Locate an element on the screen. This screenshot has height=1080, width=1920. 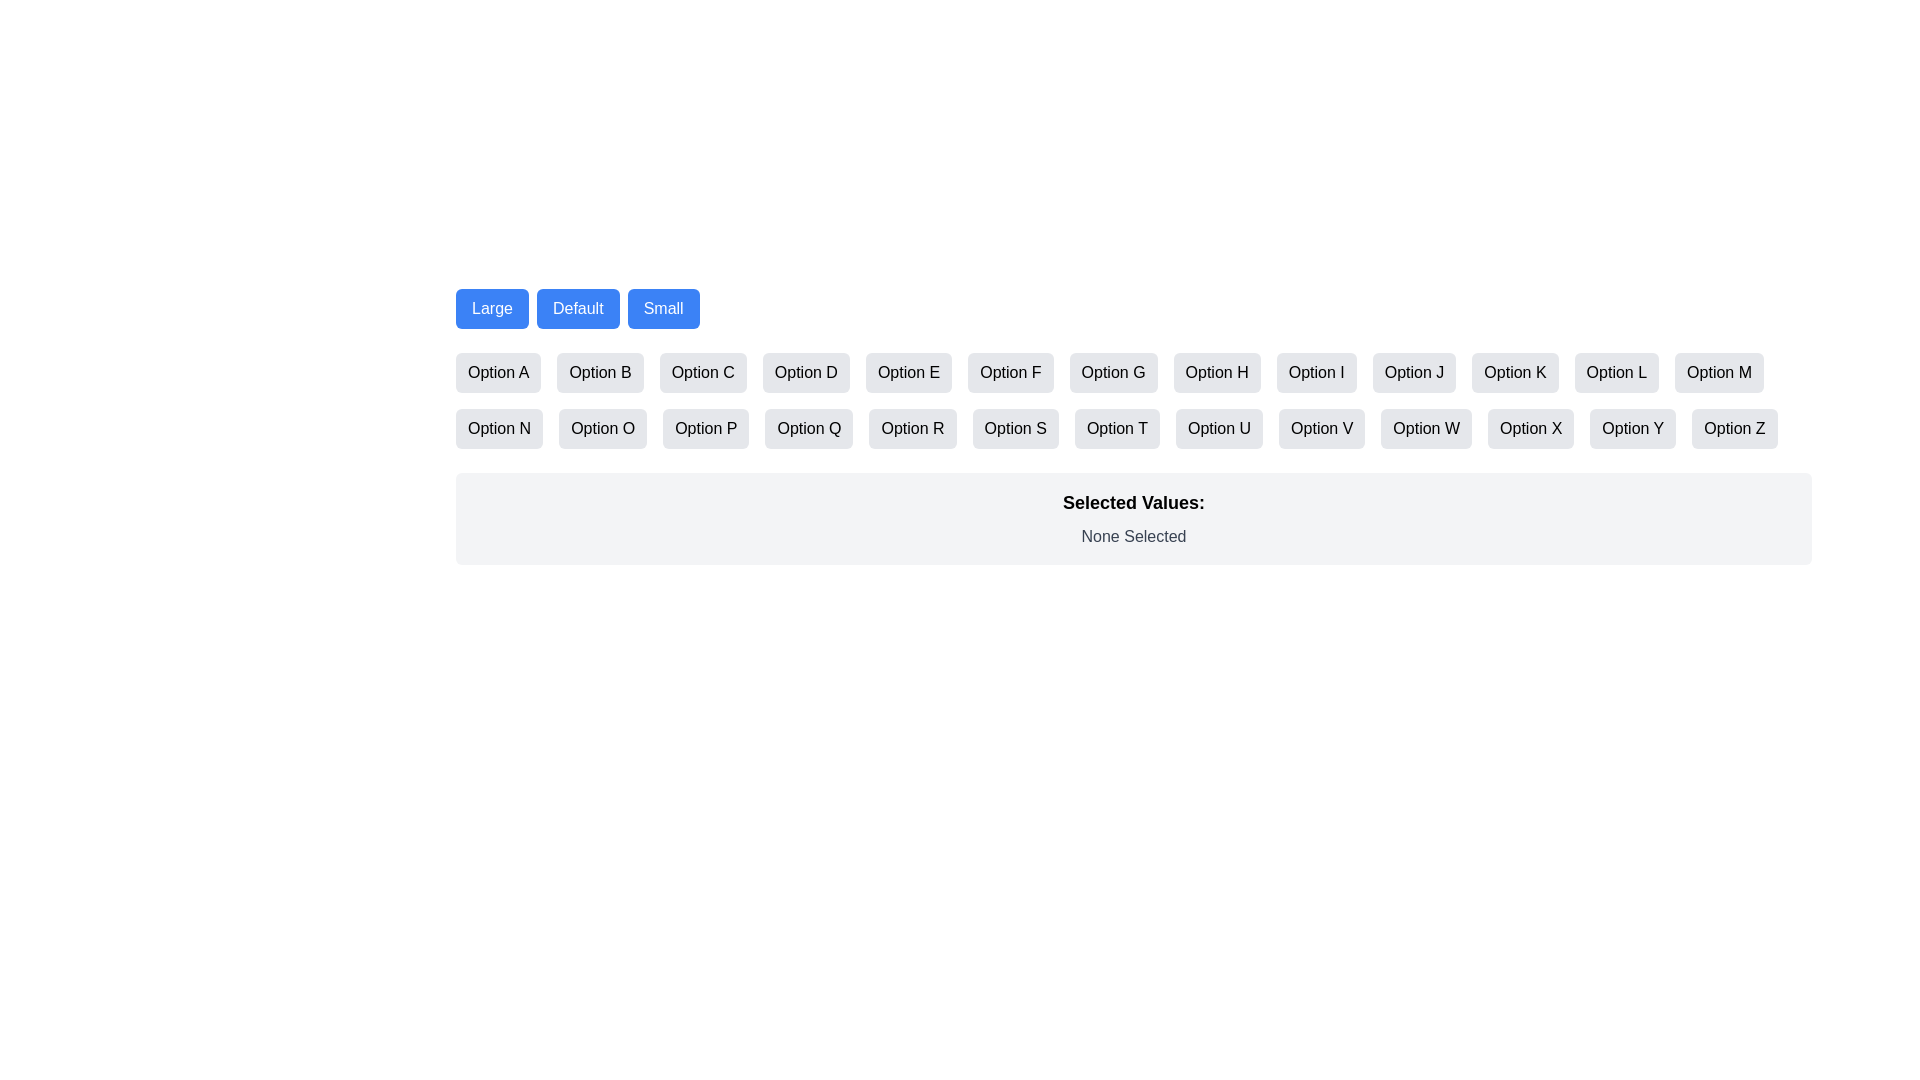
the 'Option R' button, which is the 18th item in a horizontally arranged grid of buttons, located in the second row between 'Option Q' and 'Option S' is located at coordinates (911, 427).